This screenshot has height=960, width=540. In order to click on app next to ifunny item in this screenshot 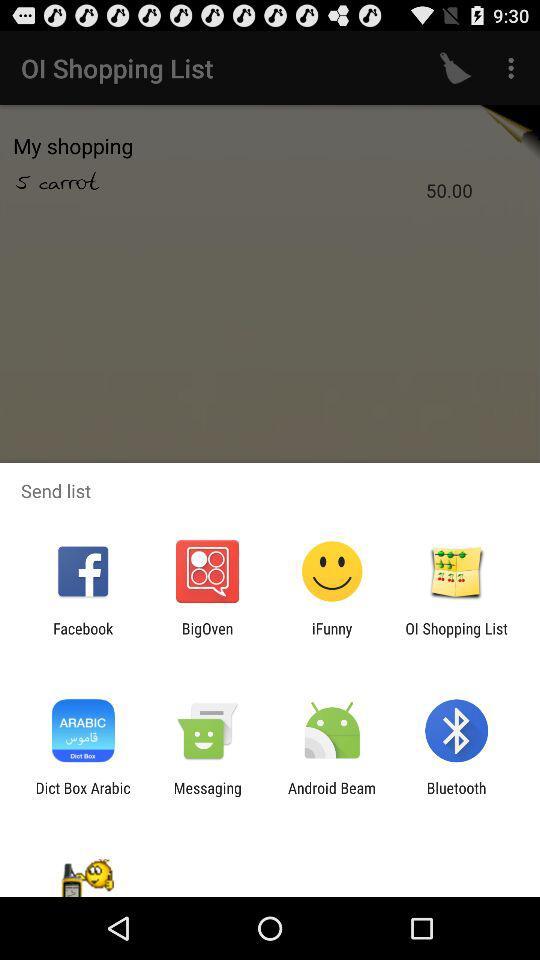, I will do `click(456, 636)`.